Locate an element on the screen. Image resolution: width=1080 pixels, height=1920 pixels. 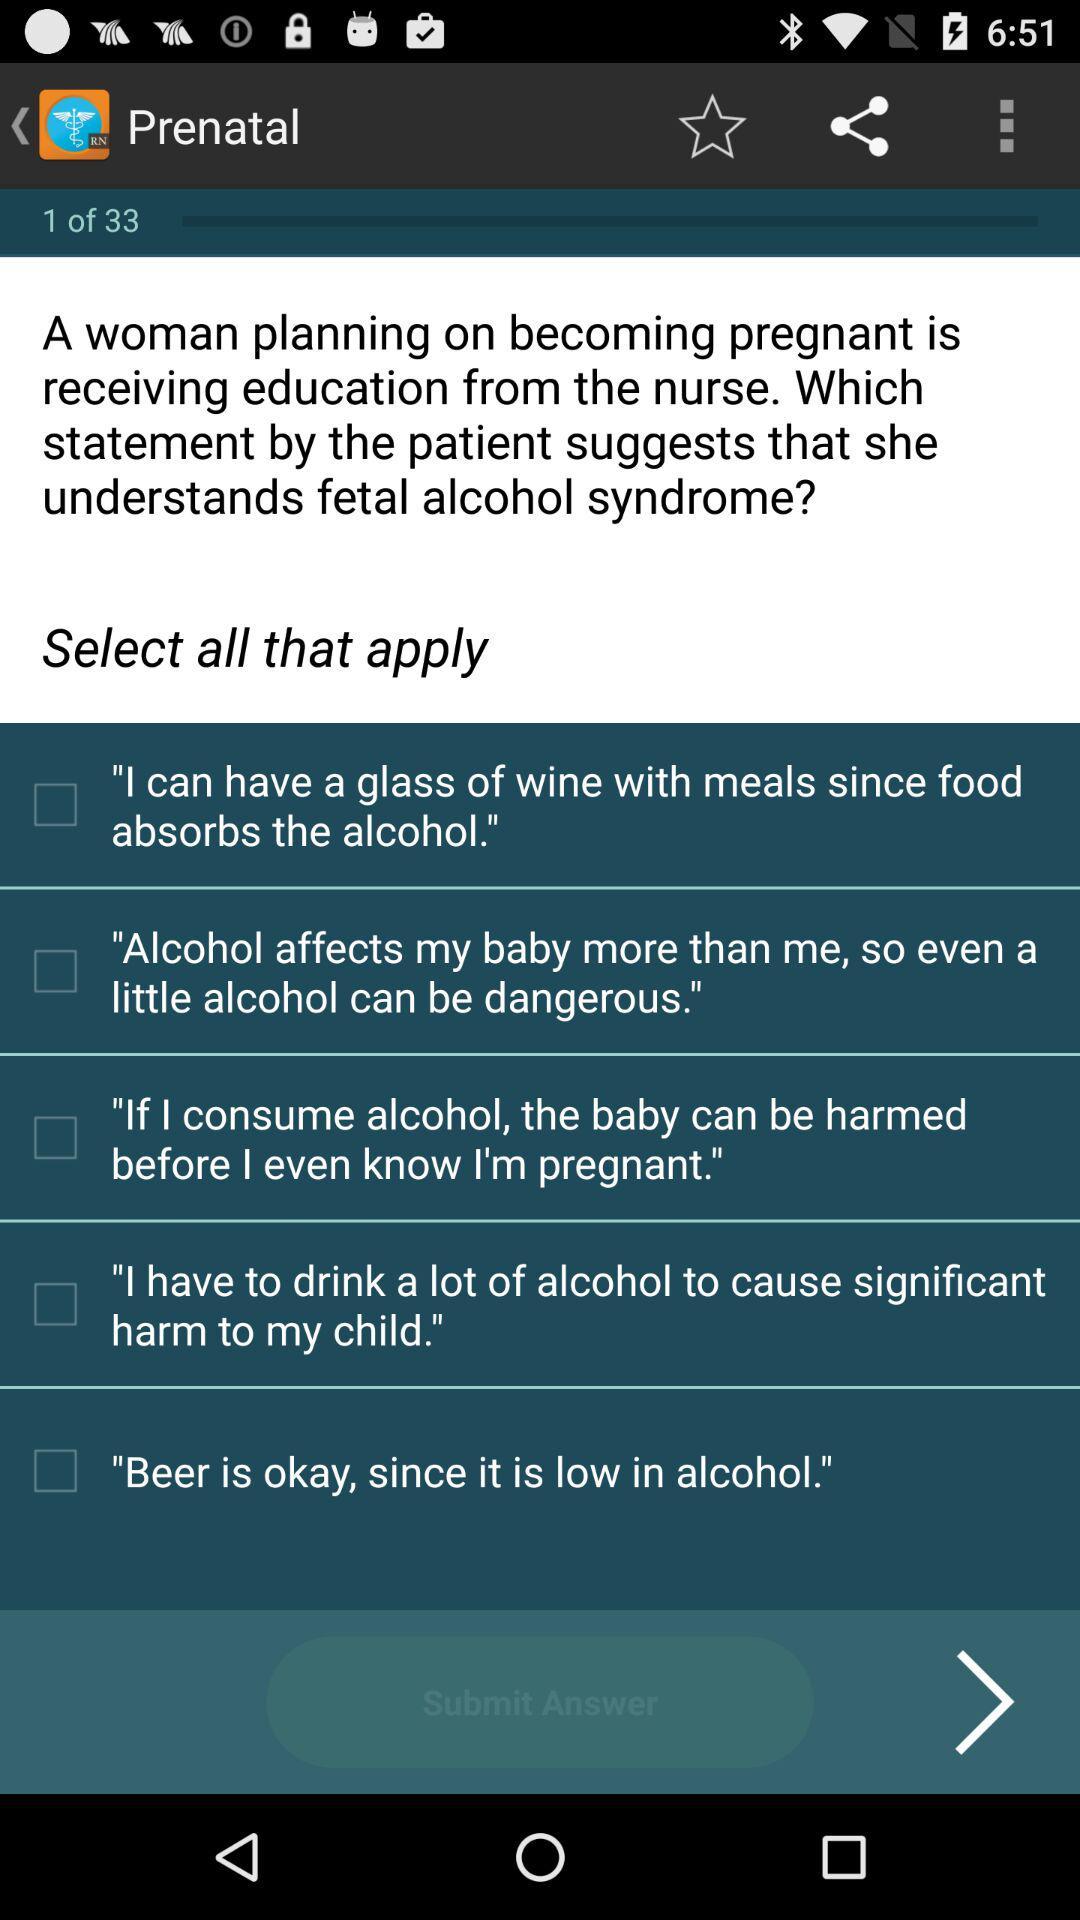
the submit answer item is located at coordinates (540, 1701).